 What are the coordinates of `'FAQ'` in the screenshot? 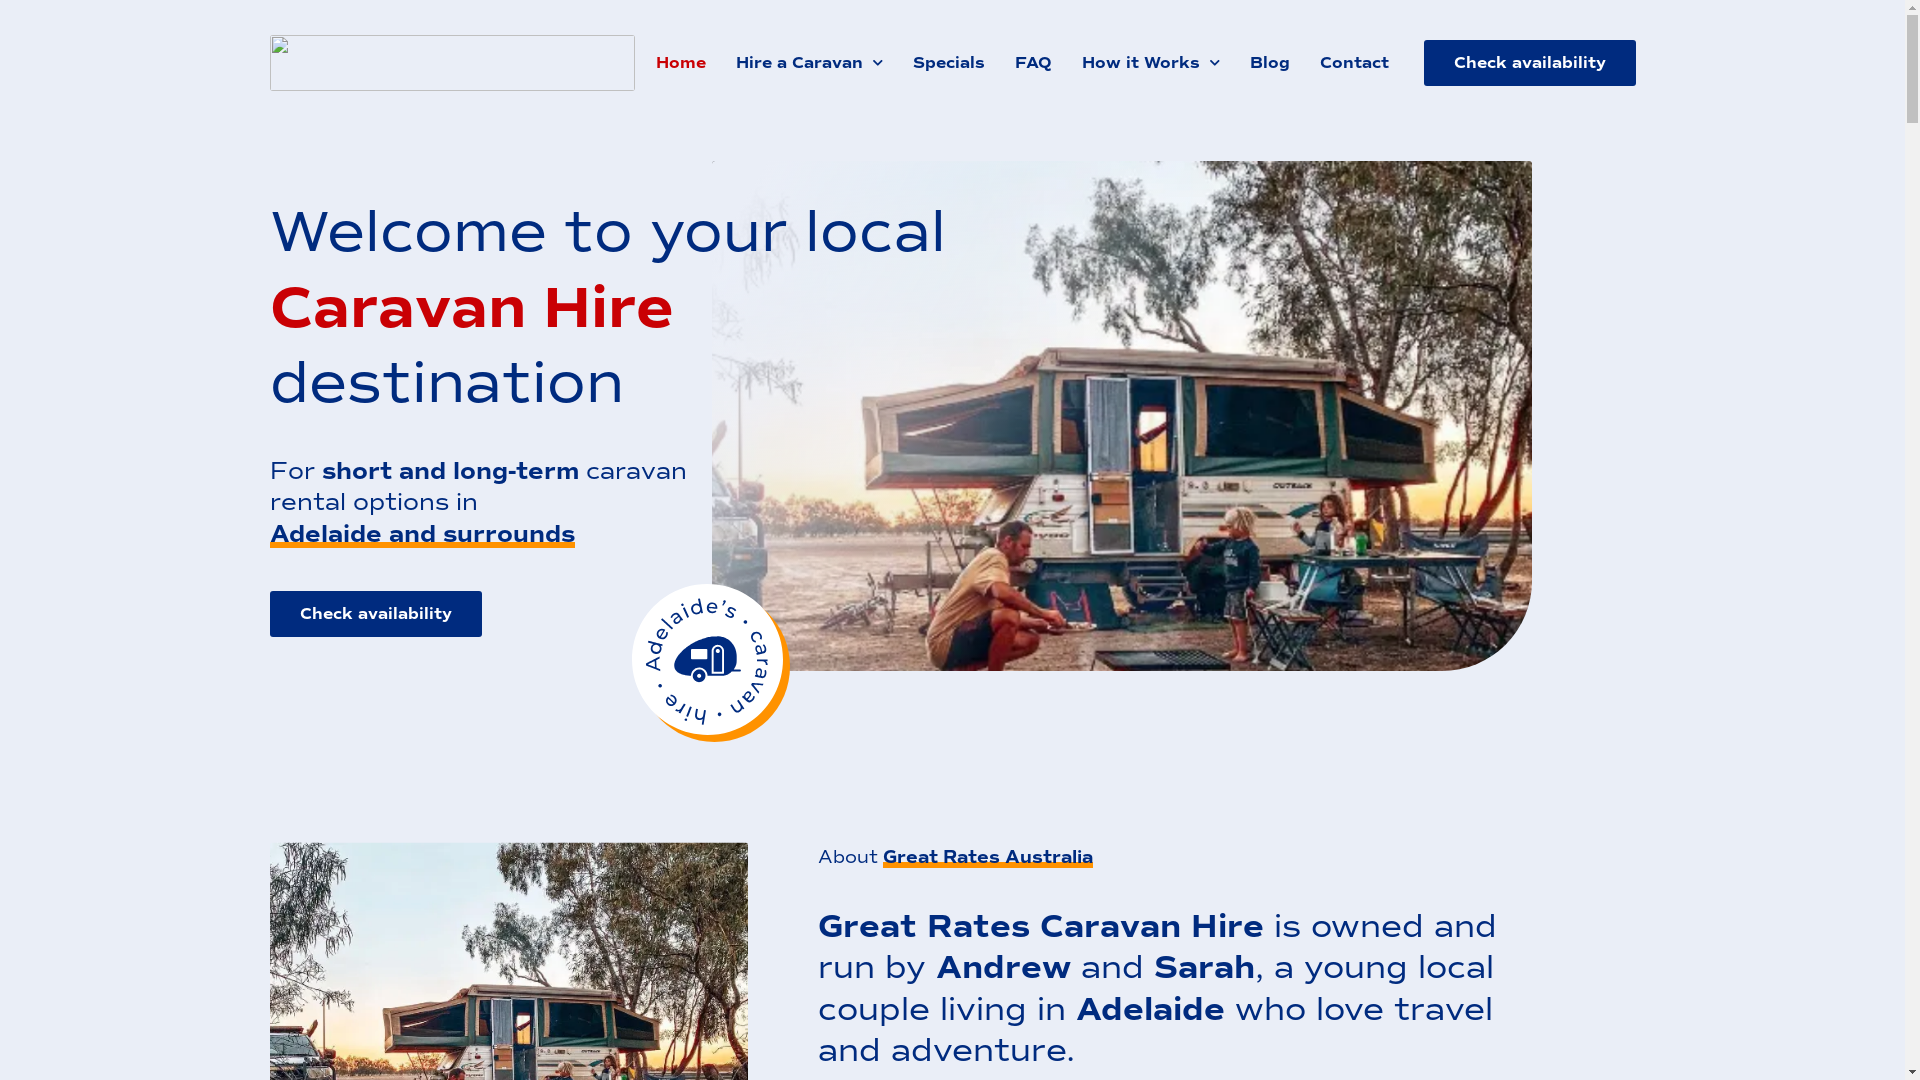 It's located at (999, 61).